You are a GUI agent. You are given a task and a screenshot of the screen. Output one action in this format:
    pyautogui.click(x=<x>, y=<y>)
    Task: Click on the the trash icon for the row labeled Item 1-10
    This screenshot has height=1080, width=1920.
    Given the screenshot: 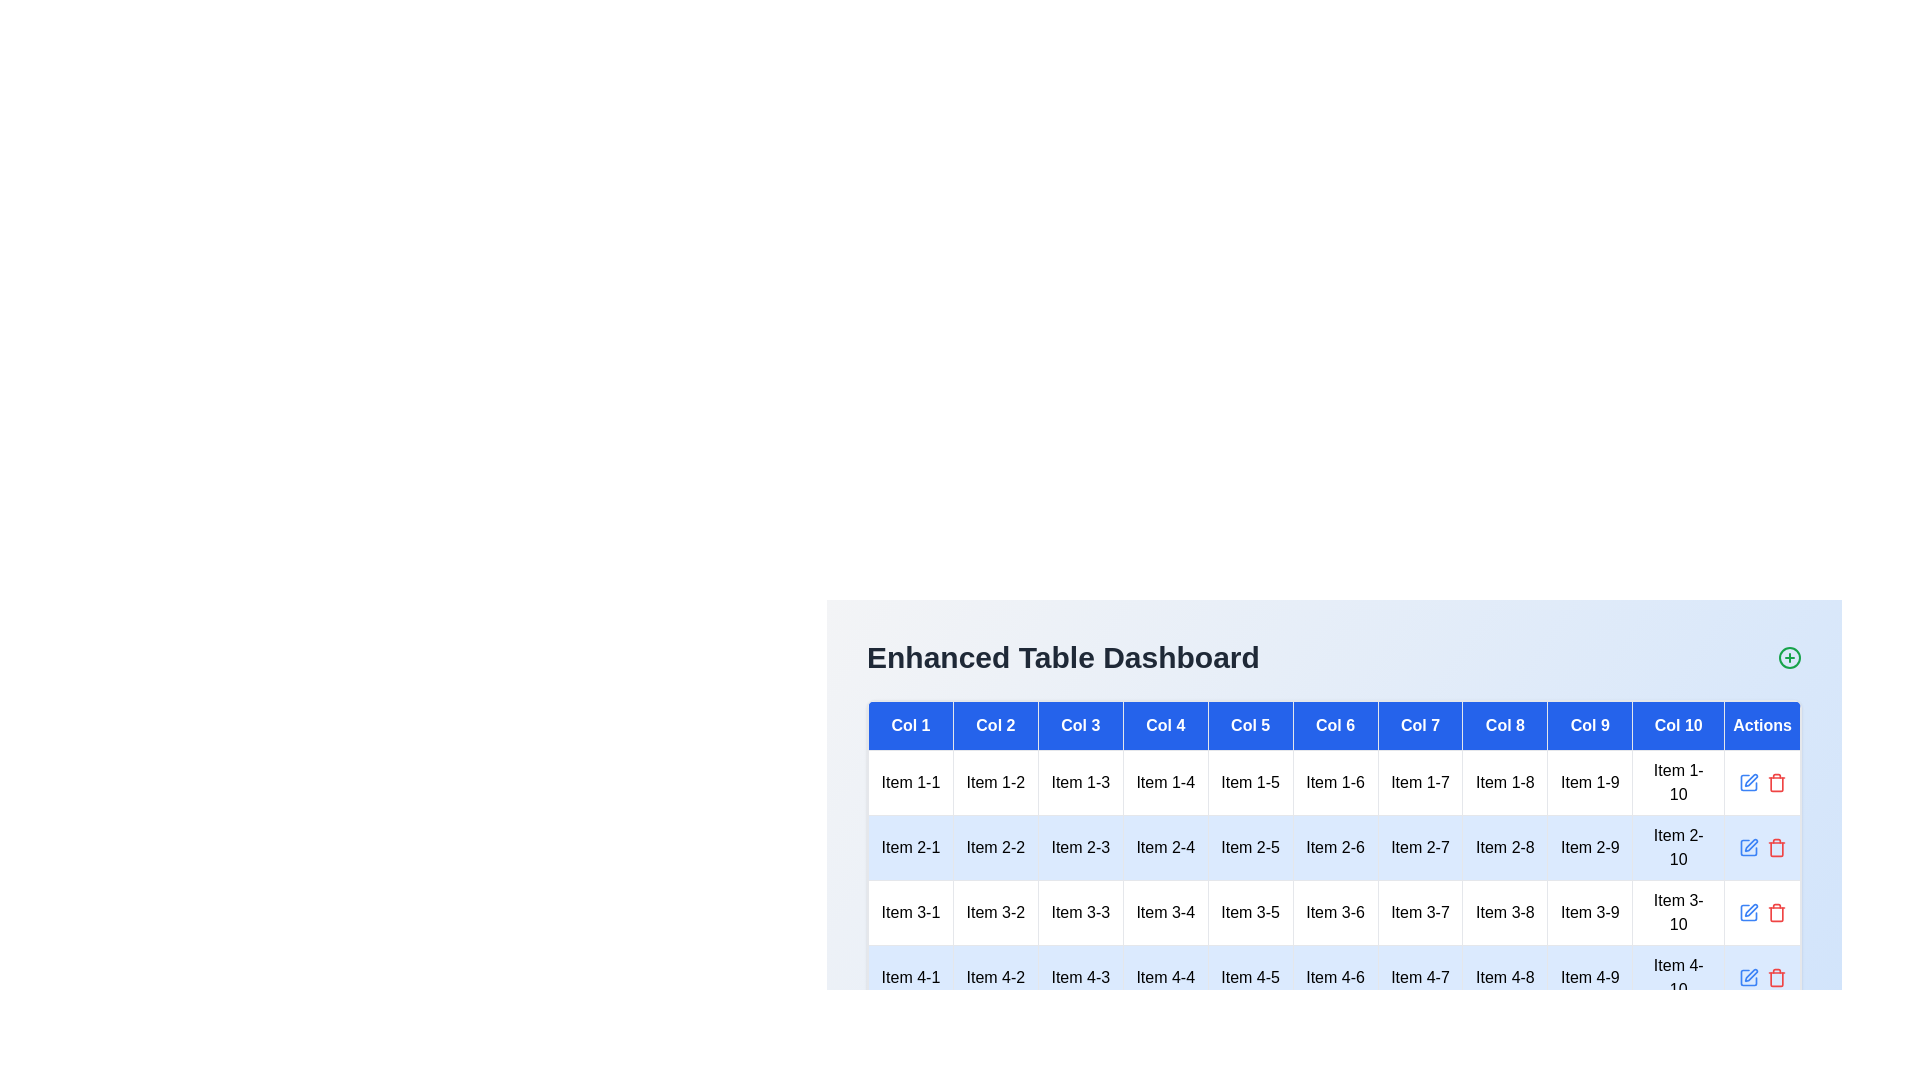 What is the action you would take?
    pyautogui.click(x=1776, y=782)
    